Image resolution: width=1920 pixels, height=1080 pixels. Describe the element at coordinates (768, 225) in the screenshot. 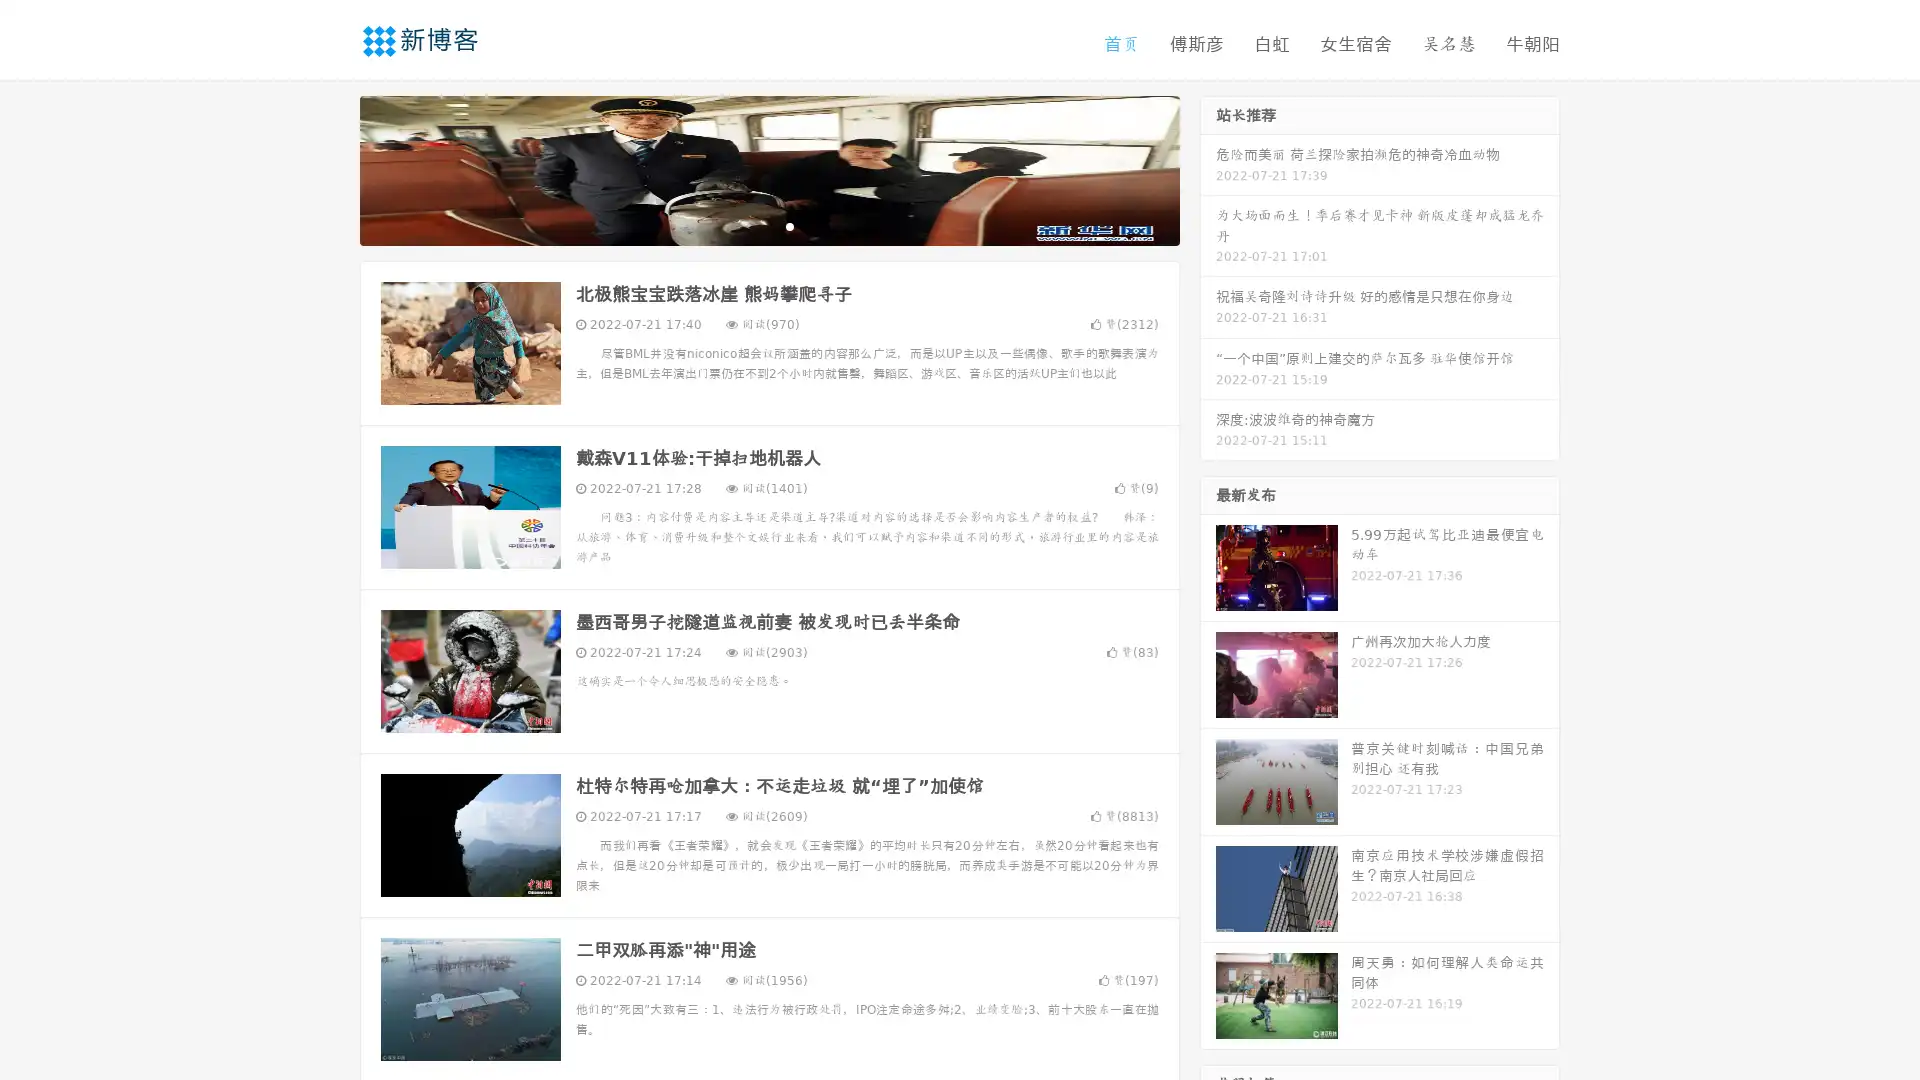

I see `Go to slide 2` at that location.